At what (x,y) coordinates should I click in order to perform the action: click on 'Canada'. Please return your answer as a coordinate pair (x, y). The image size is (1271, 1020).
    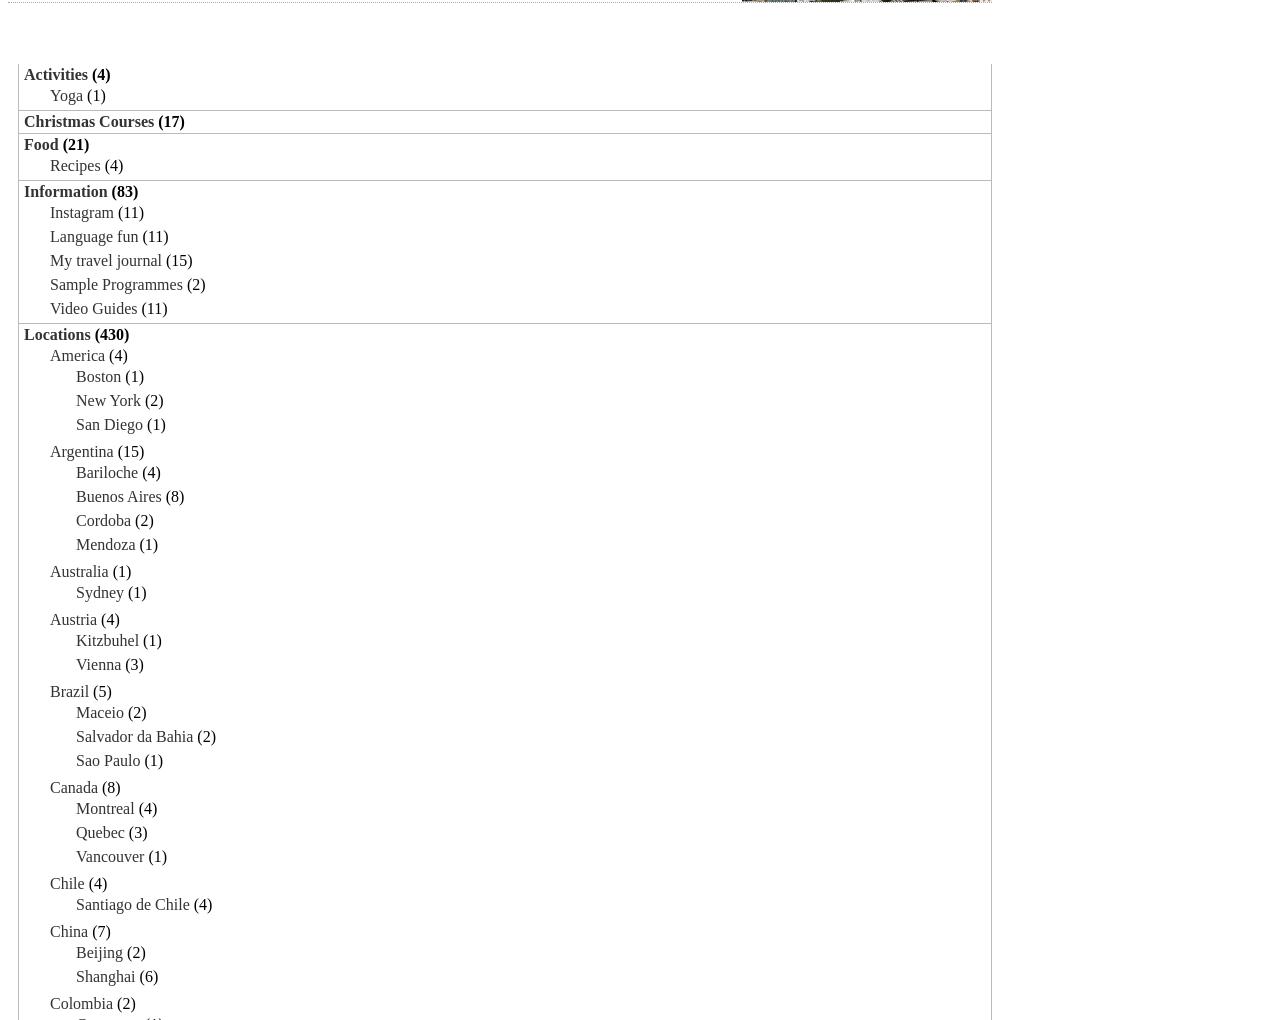
    Looking at the image, I should click on (73, 785).